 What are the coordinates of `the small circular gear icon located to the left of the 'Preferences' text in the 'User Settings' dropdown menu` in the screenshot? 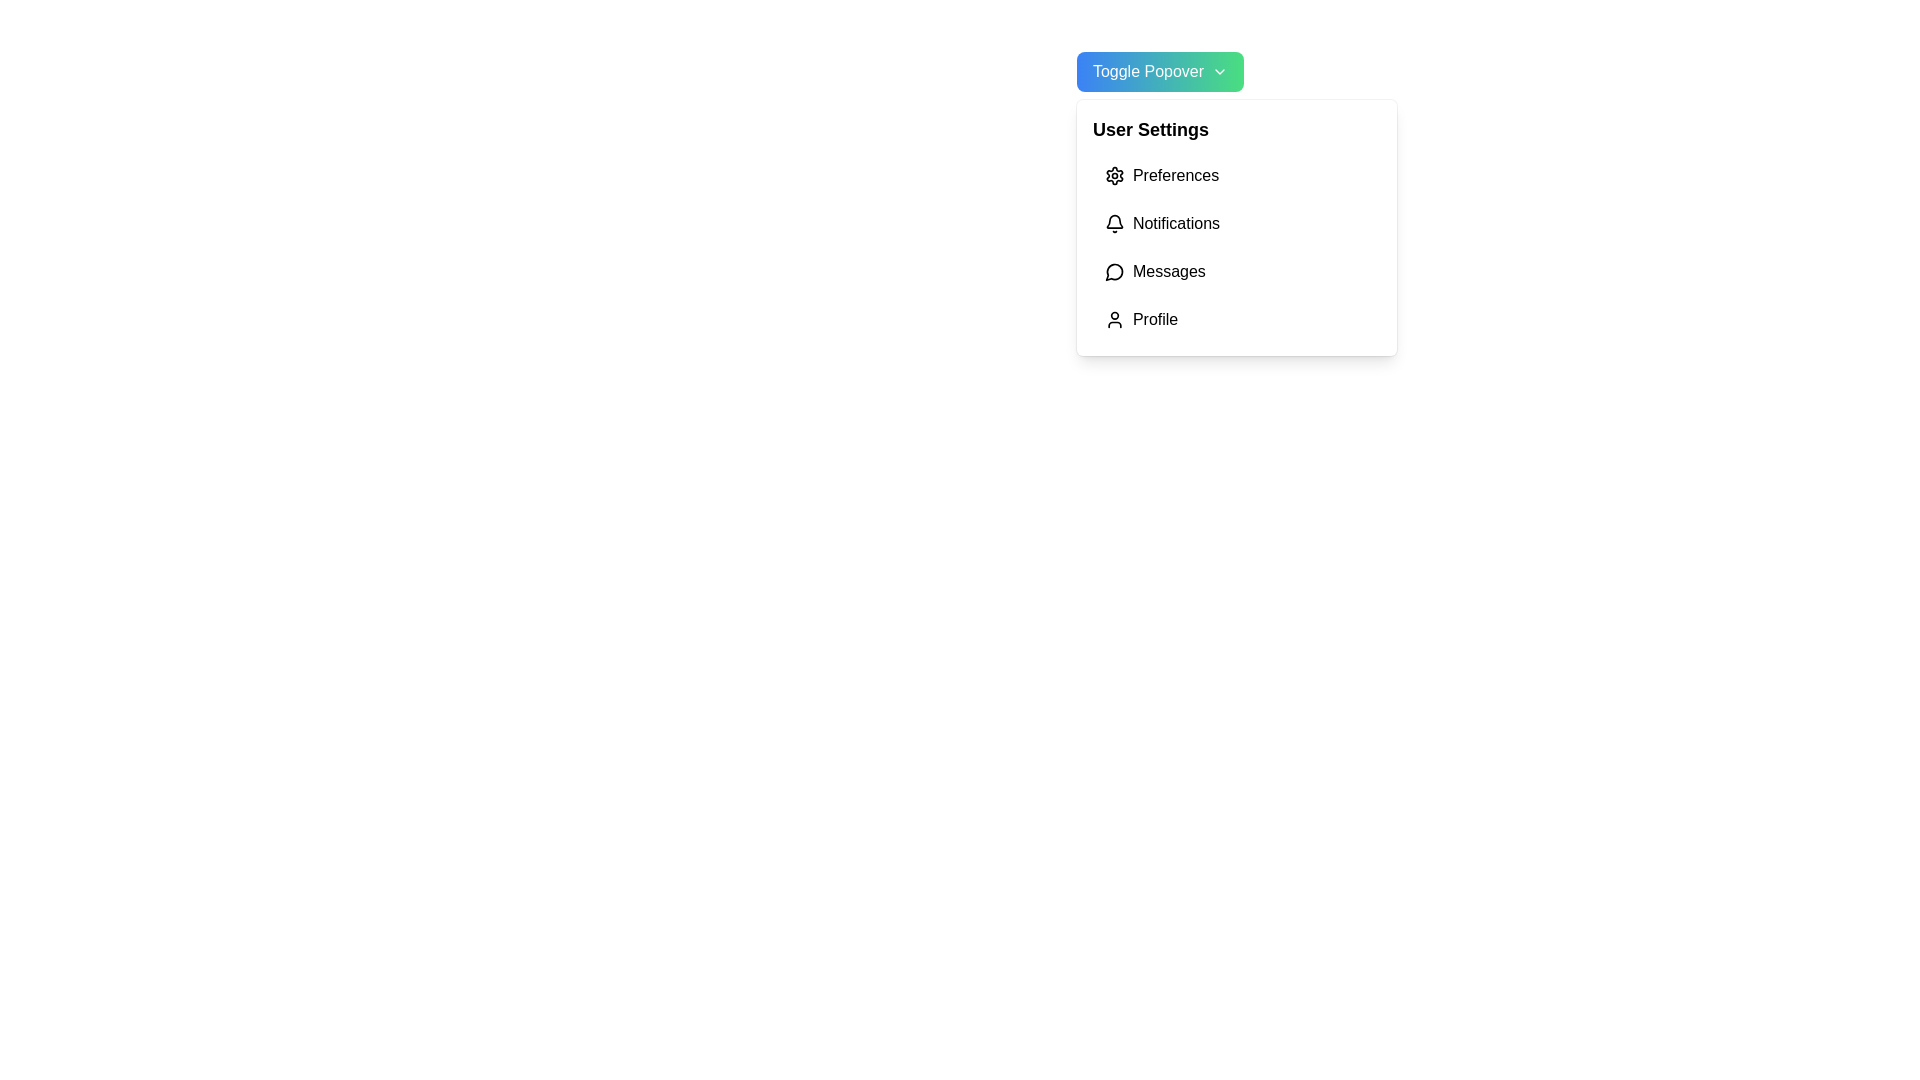 It's located at (1113, 175).